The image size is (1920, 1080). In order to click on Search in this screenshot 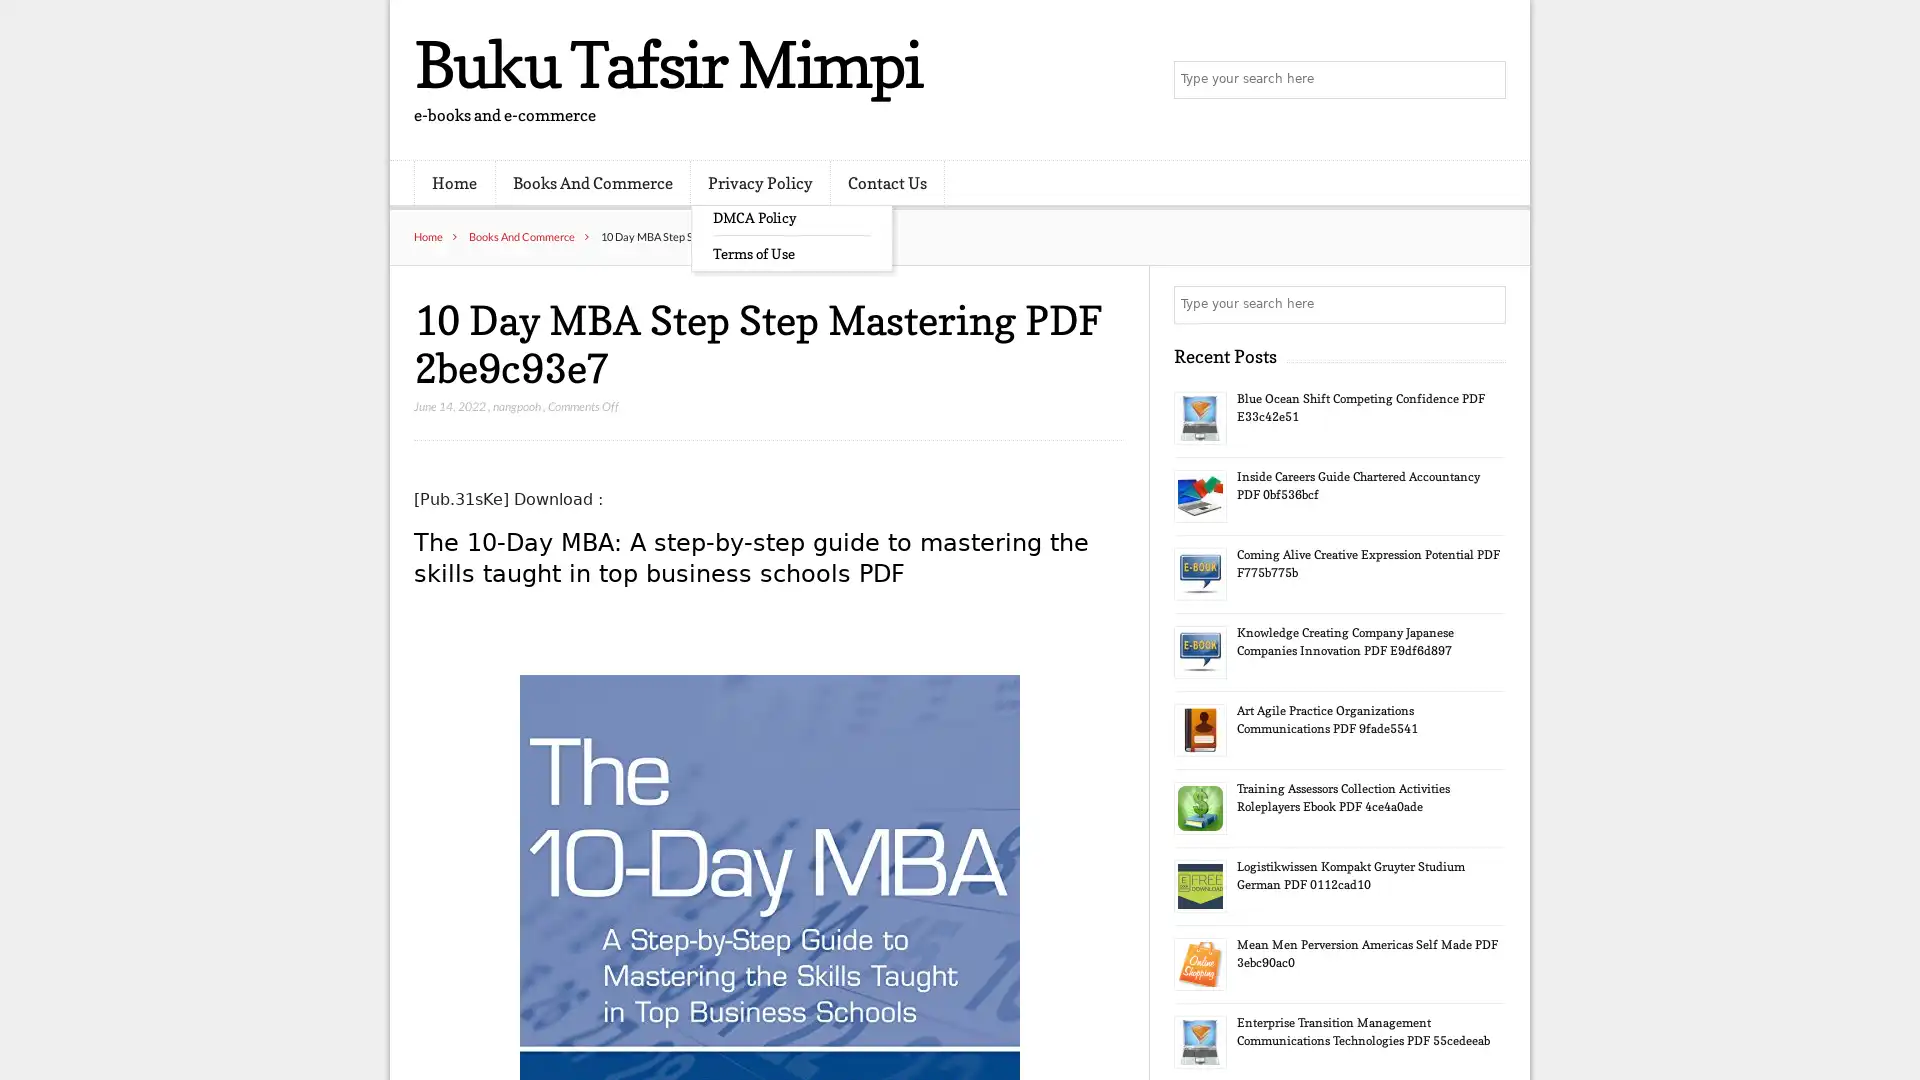, I will do `click(1485, 80)`.